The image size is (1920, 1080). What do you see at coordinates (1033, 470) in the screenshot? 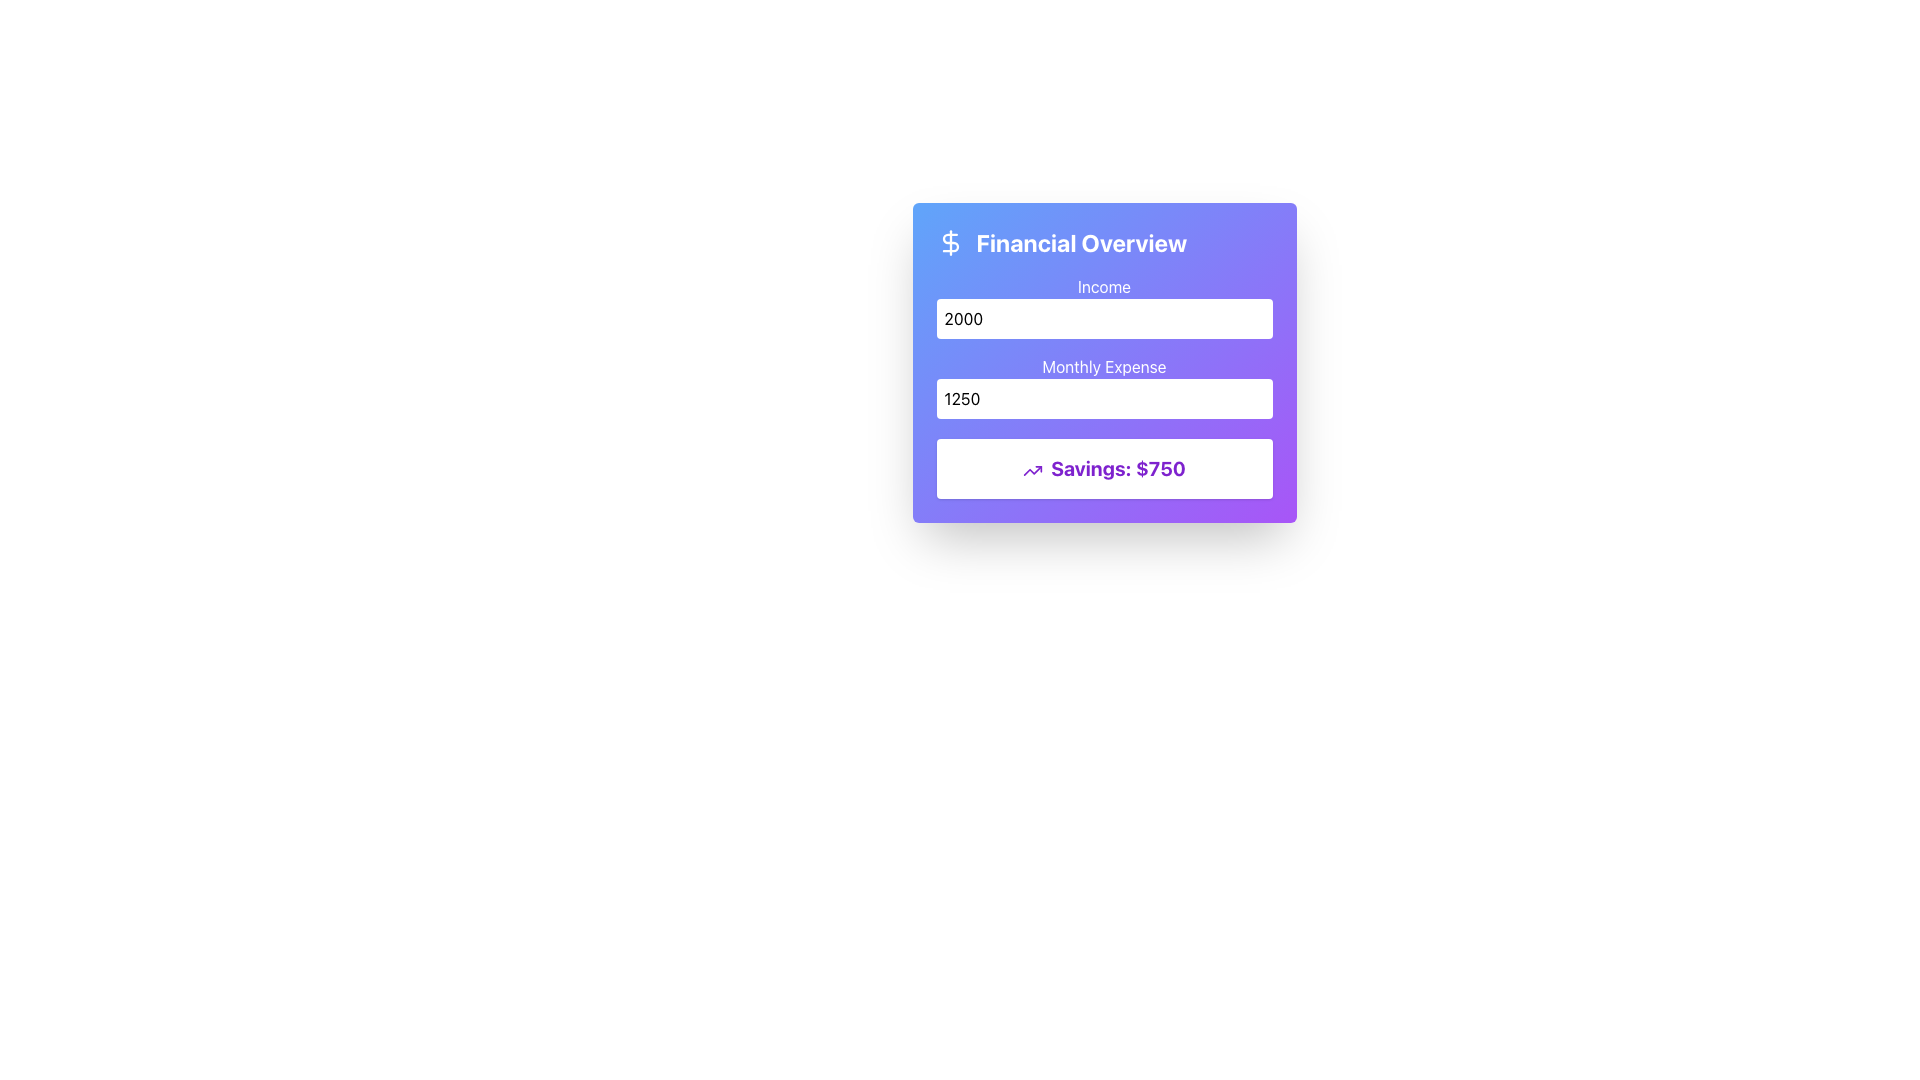
I see `the icon that visually represents the concept related to the text 'Savings: $750', which indicates upward progress or growth and is positioned to the left of that text` at bounding box center [1033, 470].